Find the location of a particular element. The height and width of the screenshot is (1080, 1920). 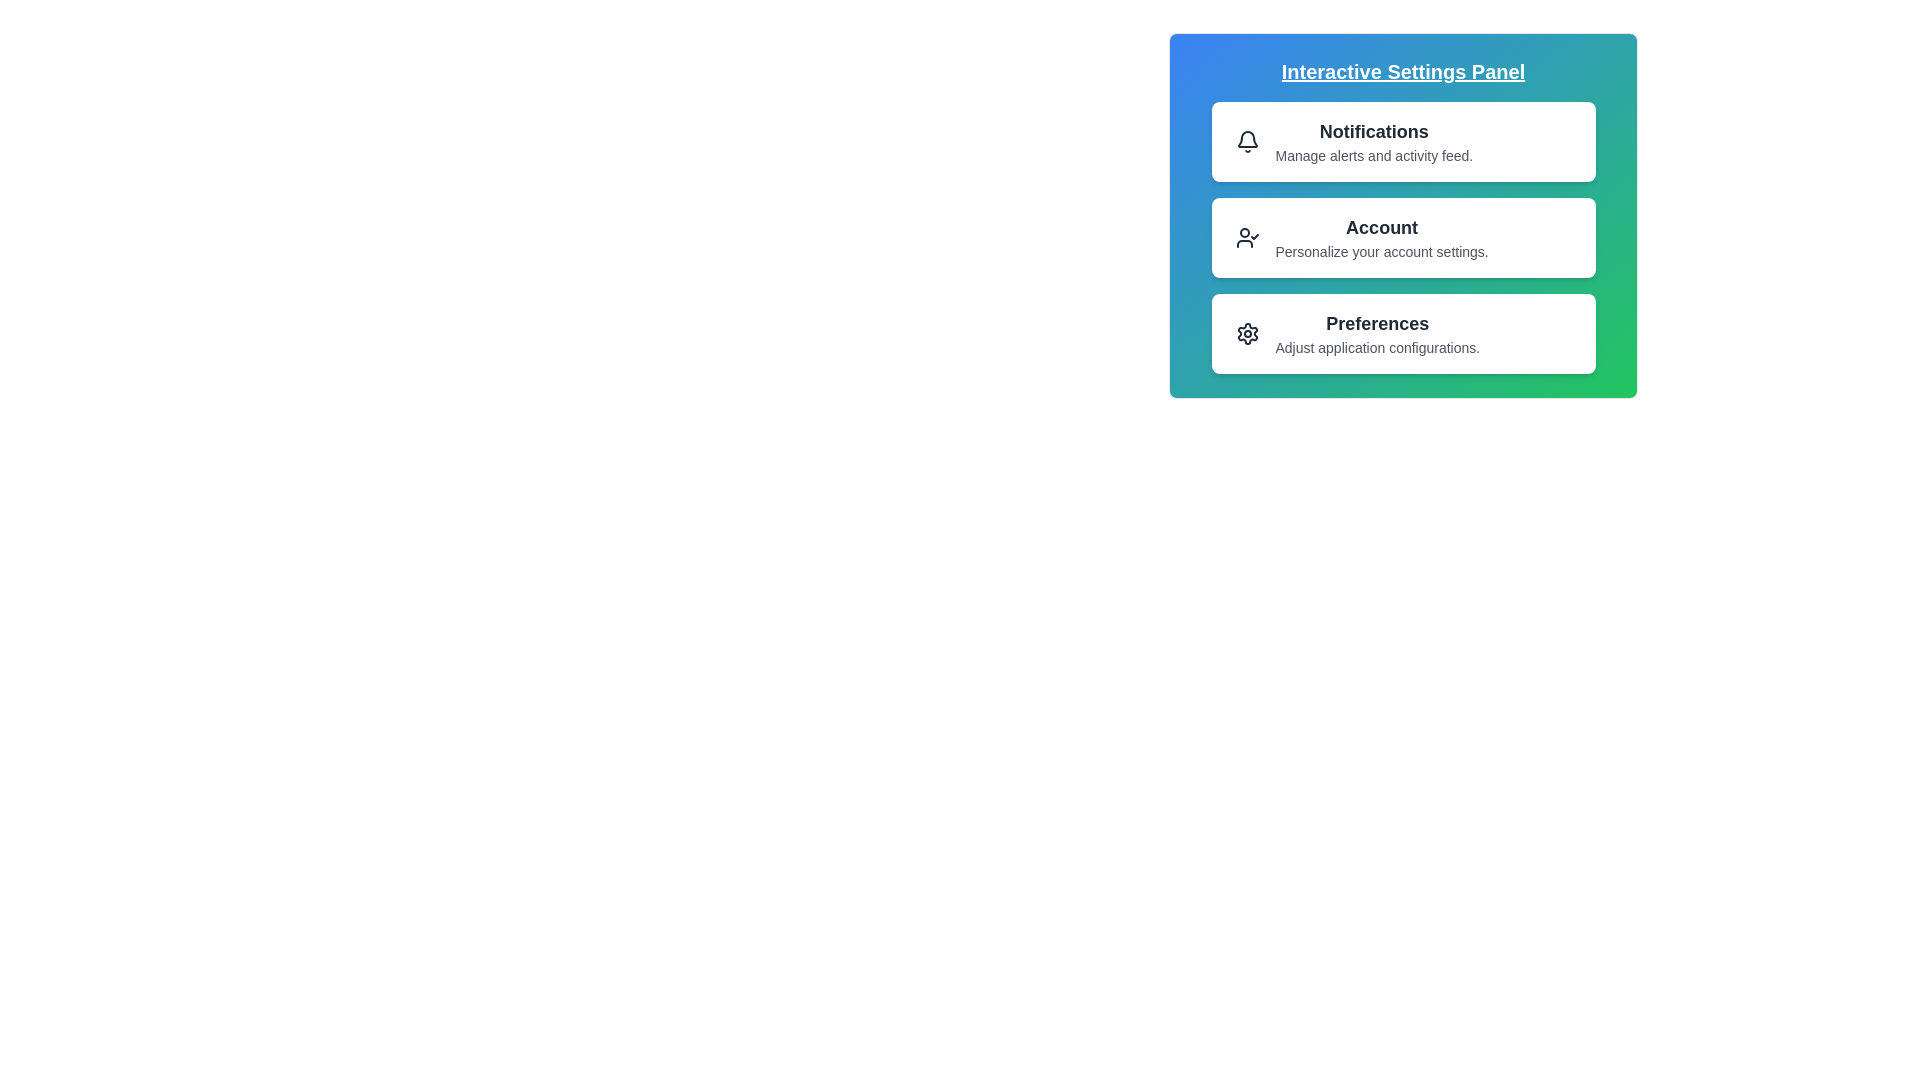

the 'Notifications' button to observe its hover effect is located at coordinates (1402, 141).